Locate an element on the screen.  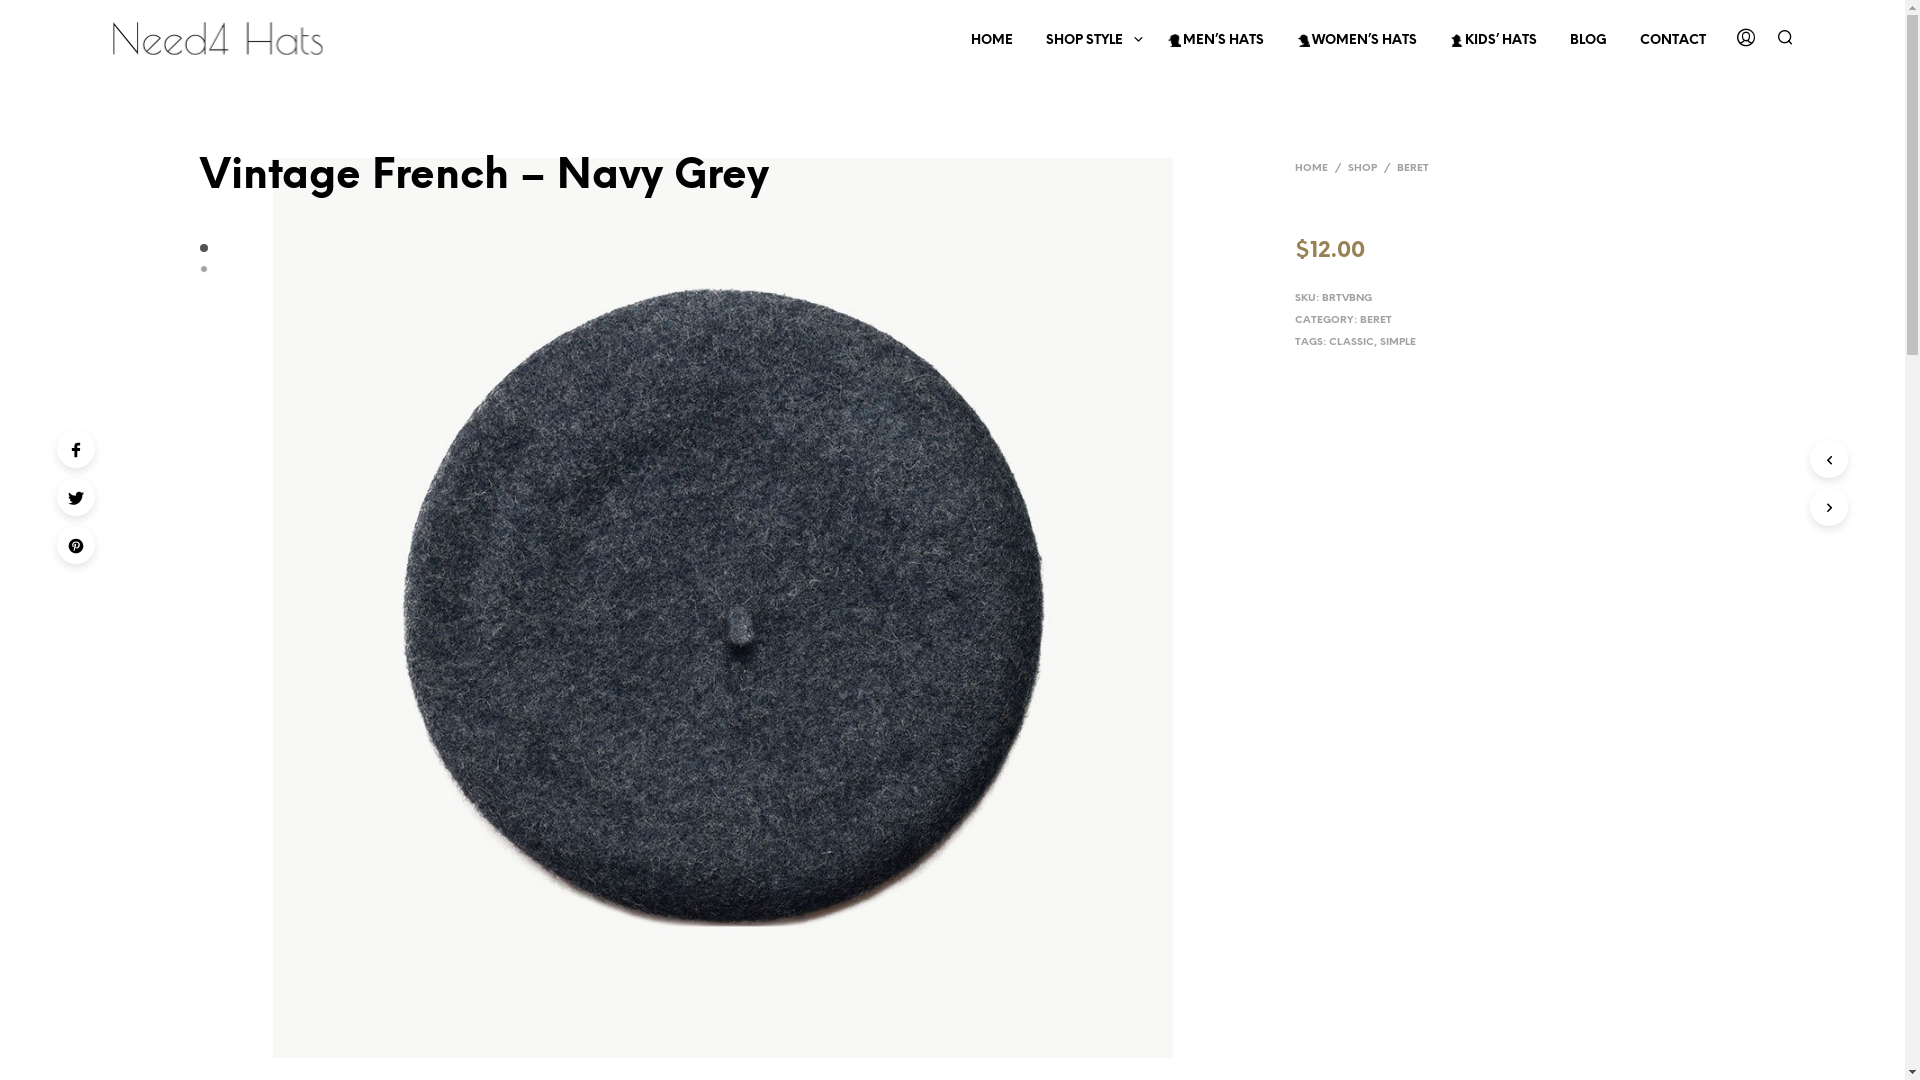
'CONTACT' is located at coordinates (1623, 41).